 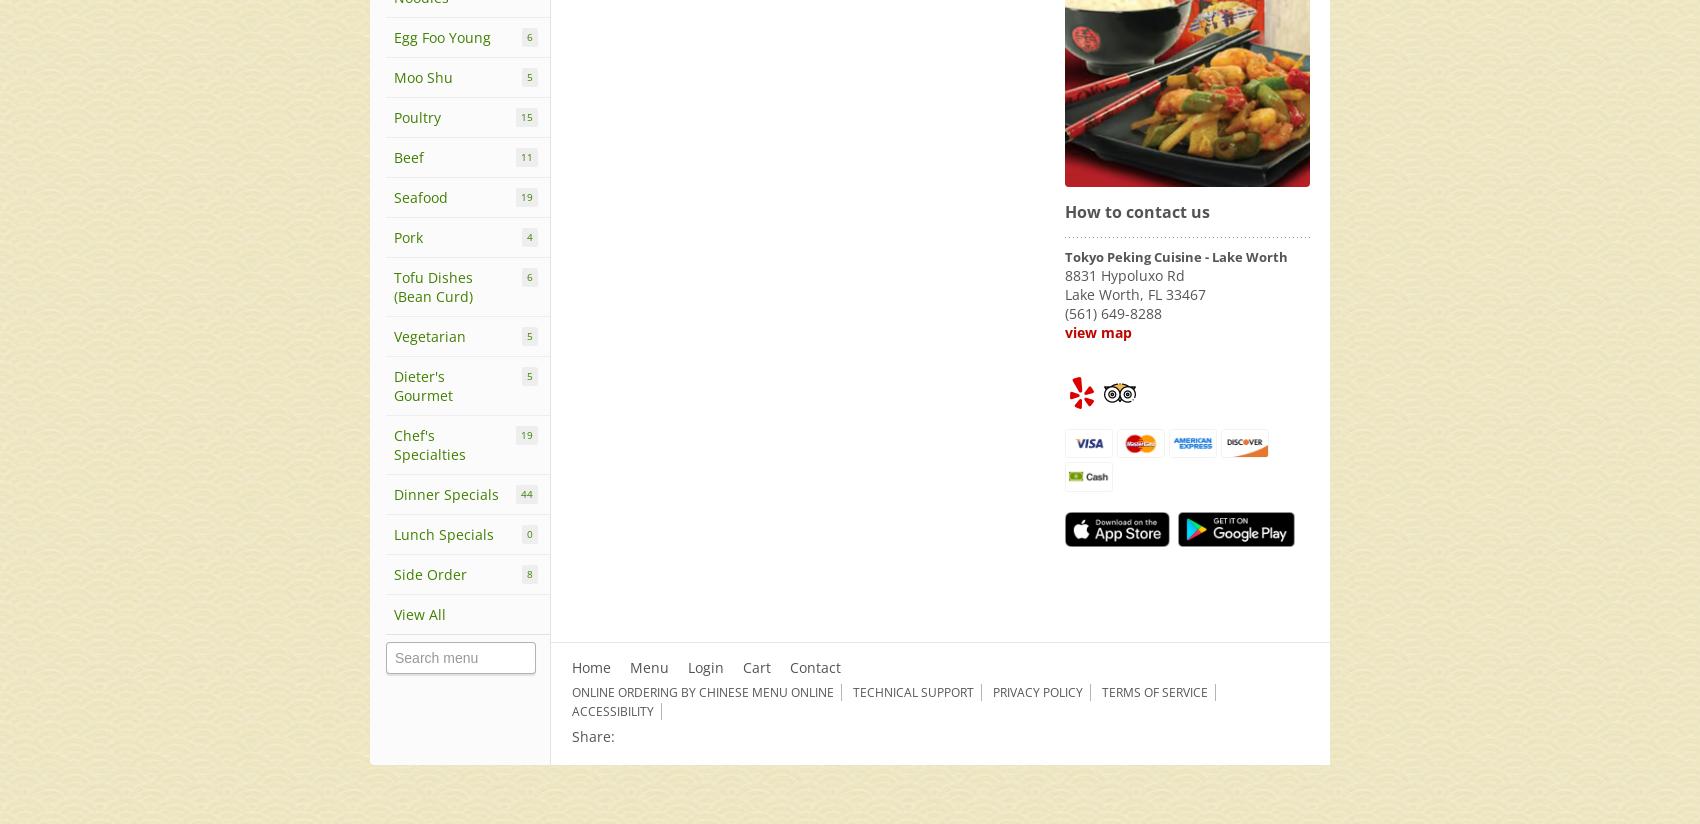 I want to click on '15', so click(x=525, y=117).